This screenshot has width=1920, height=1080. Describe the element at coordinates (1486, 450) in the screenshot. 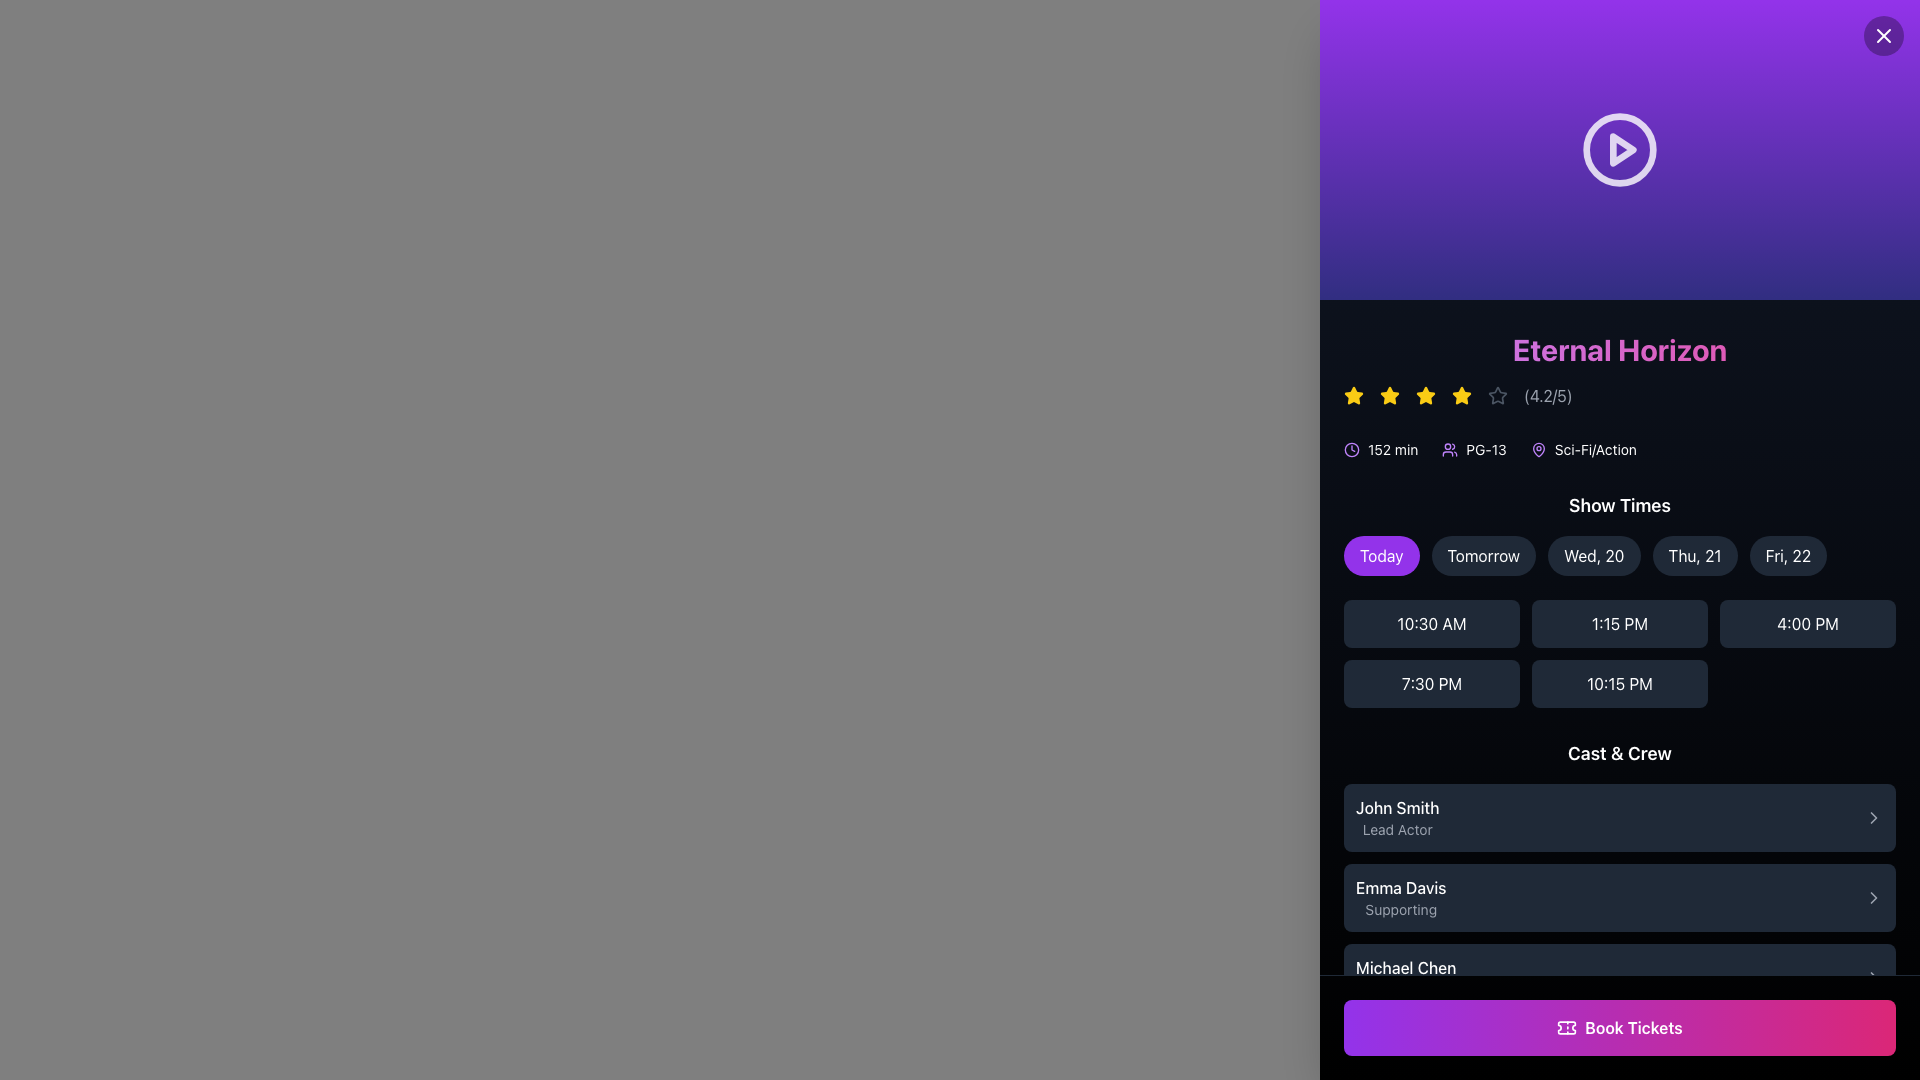

I see `content rating displayed on the label located to the right of the small user icon and directly above the movie genre text` at that location.